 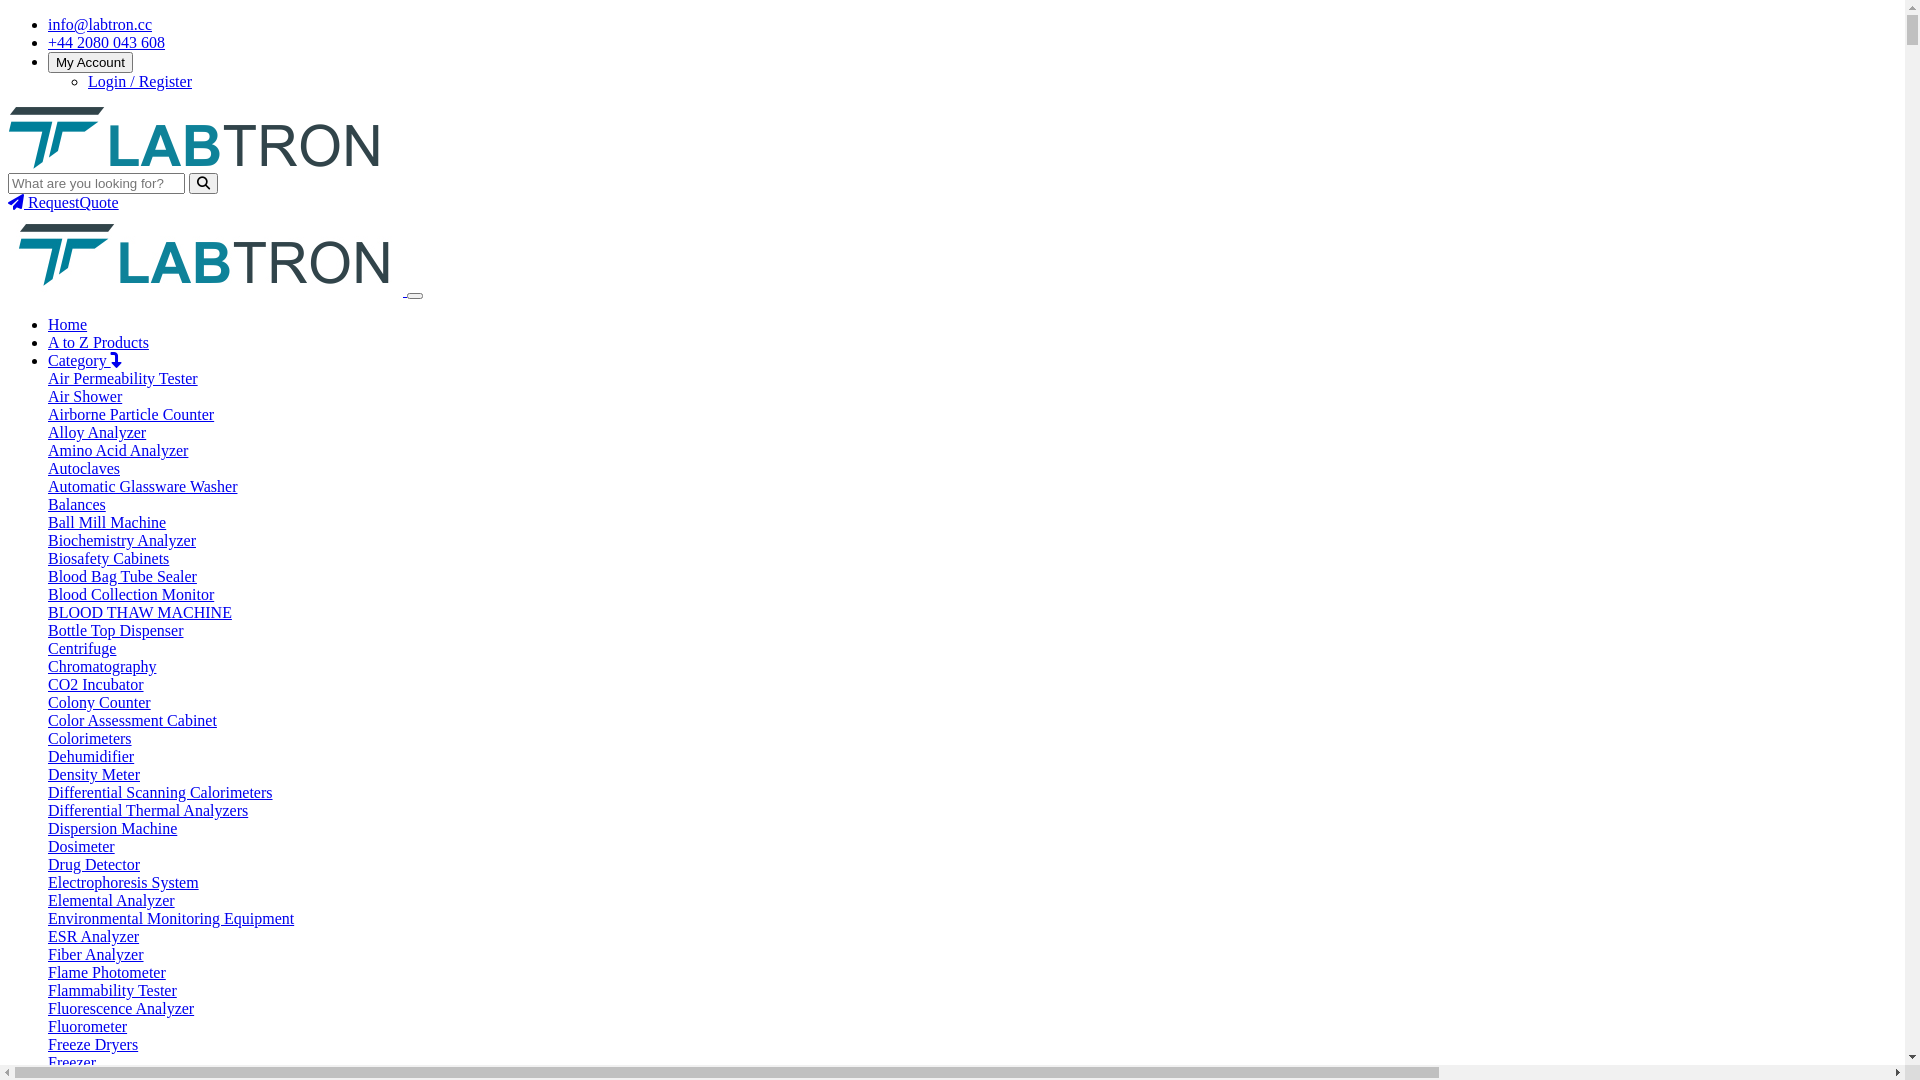 I want to click on 'Login / Register', so click(x=138, y=80).